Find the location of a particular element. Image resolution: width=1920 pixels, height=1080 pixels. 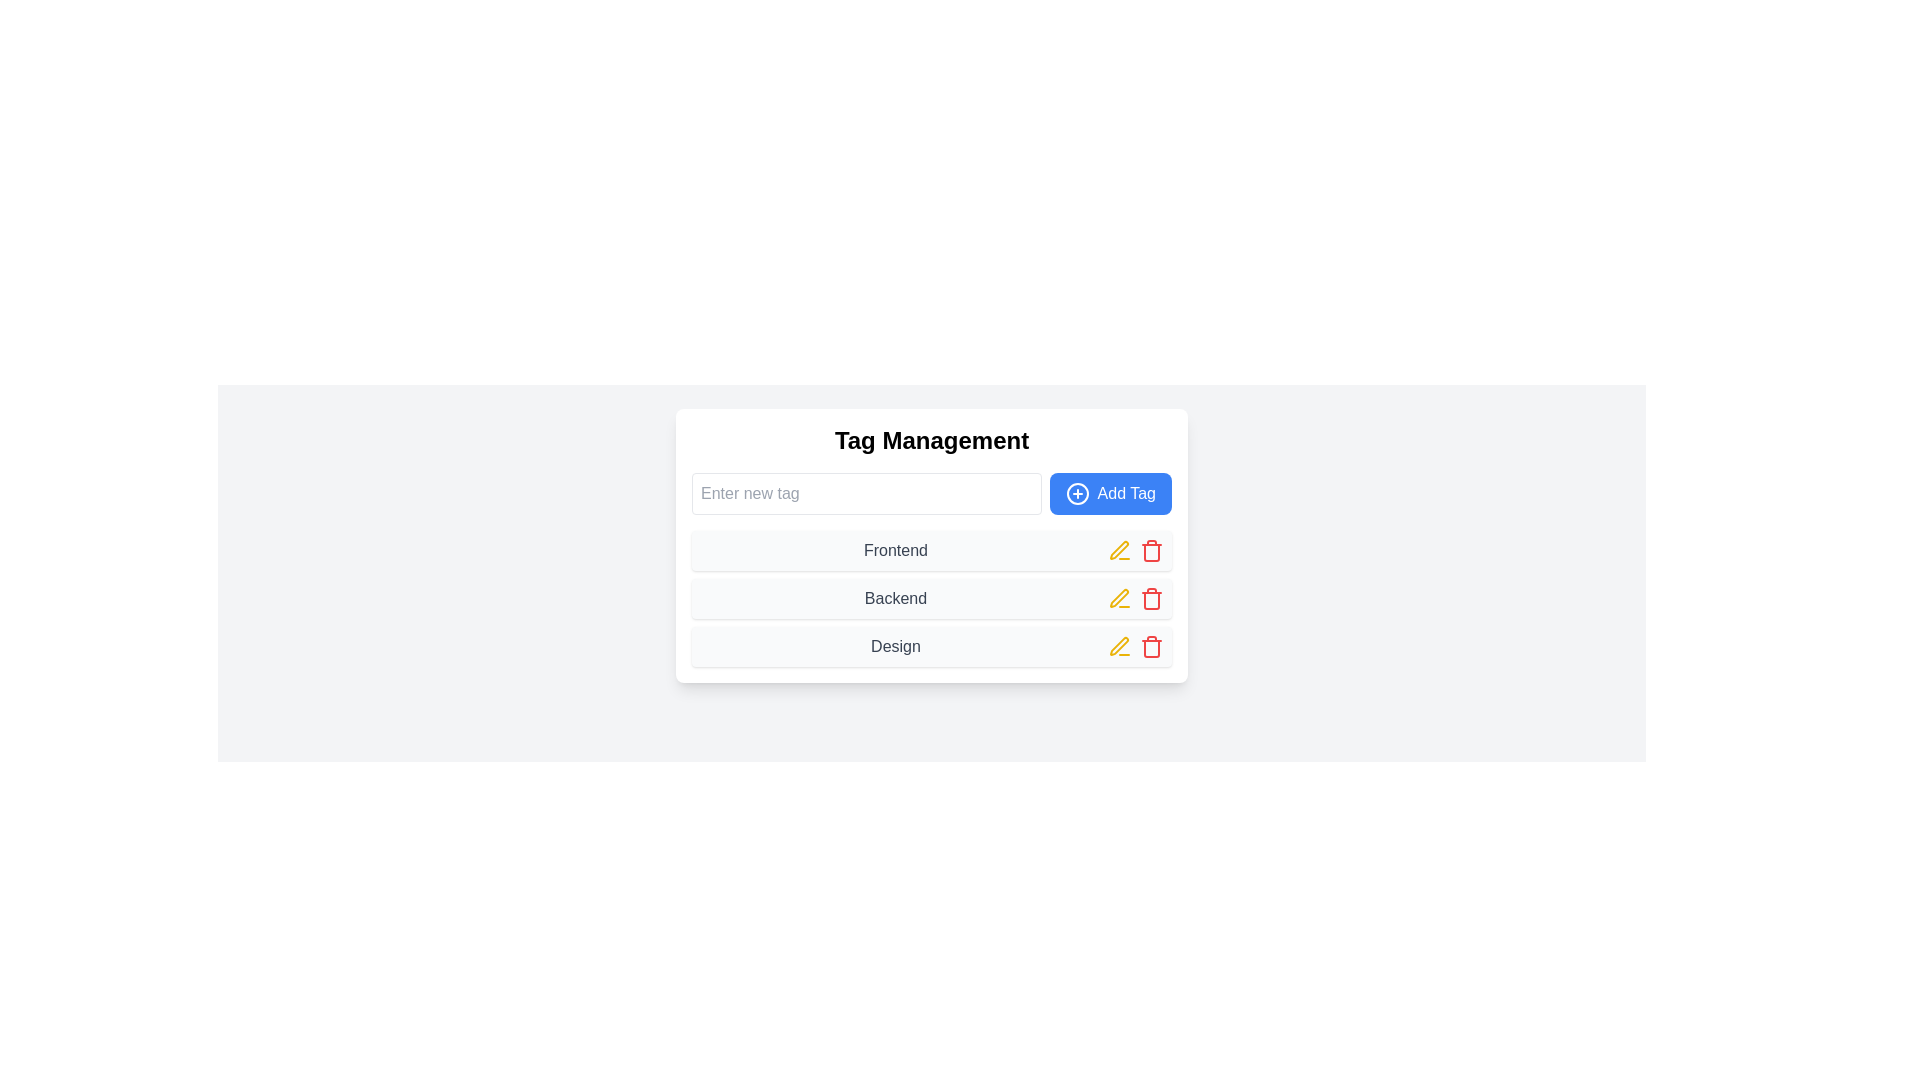

the button located on the right-most side of the tag input field is located at coordinates (1108, 493).